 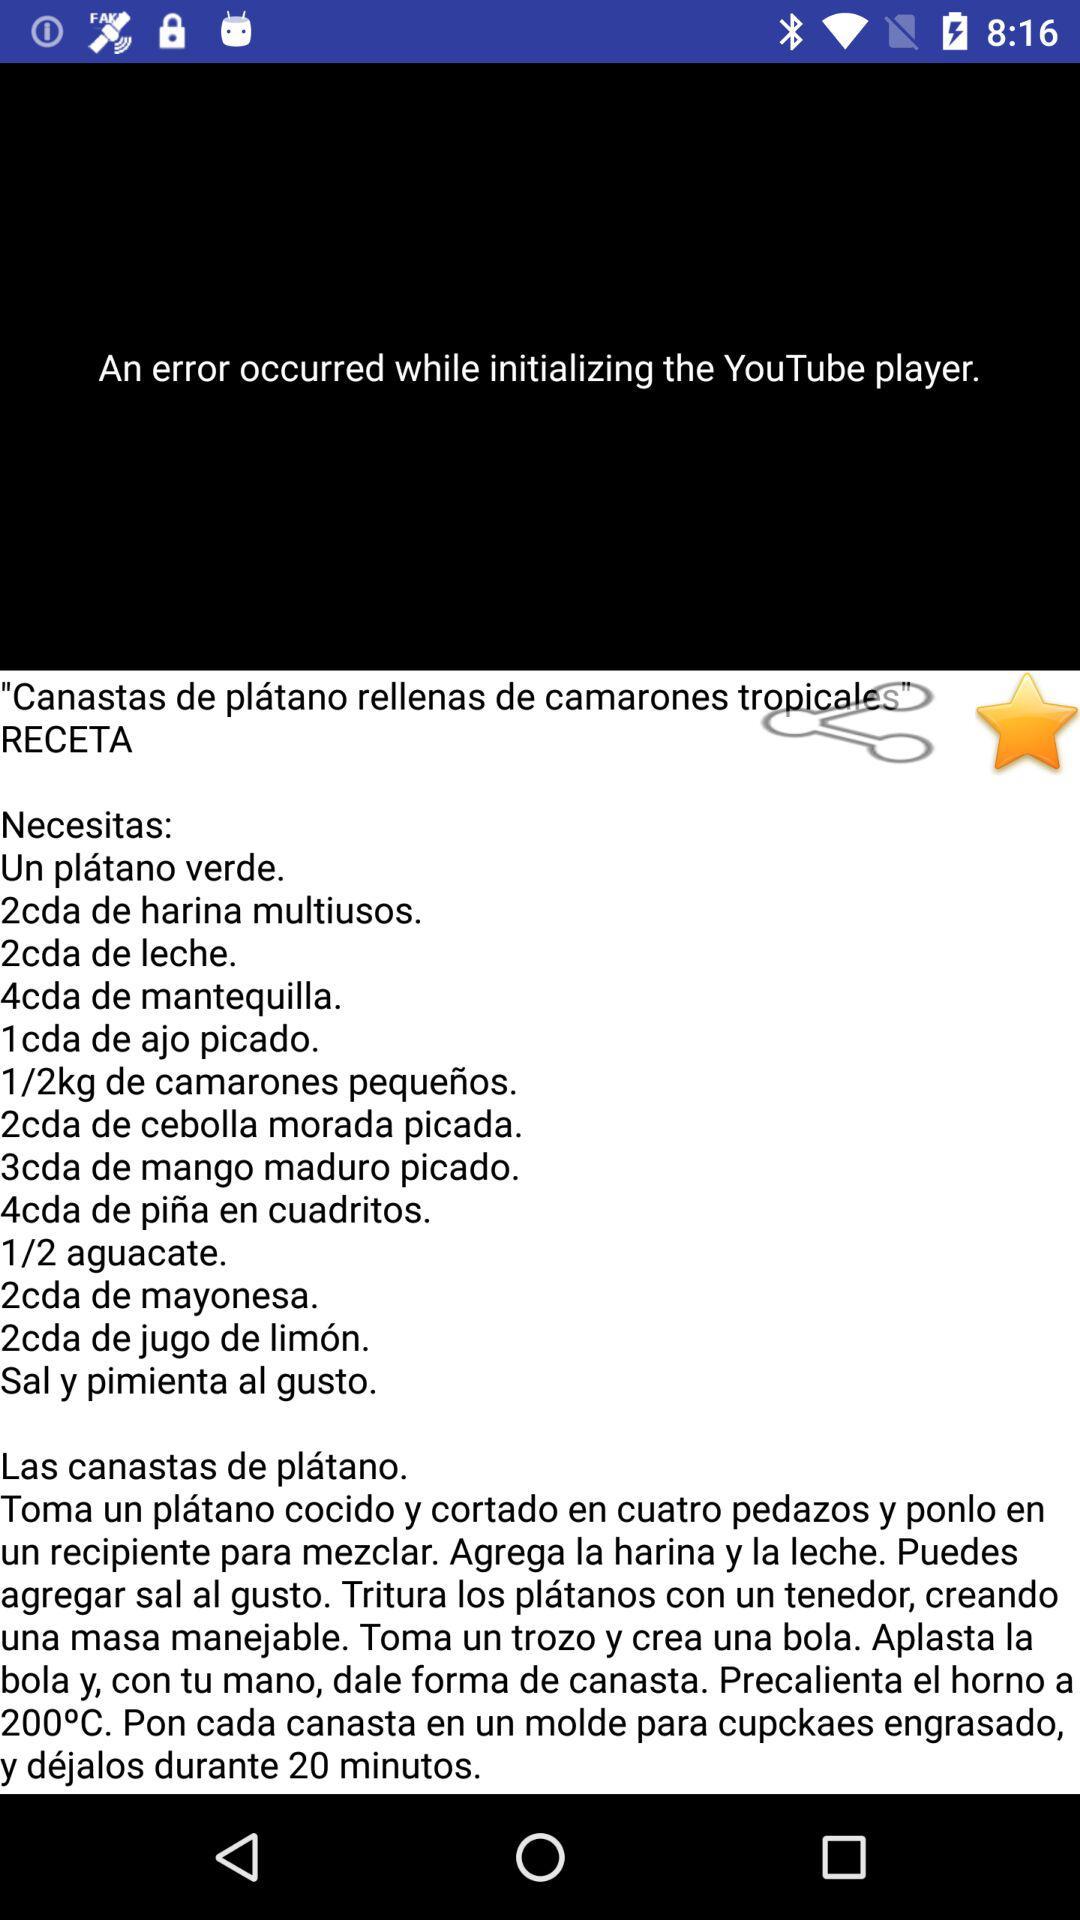 I want to click on the item below an error occurred, so click(x=1027, y=722).